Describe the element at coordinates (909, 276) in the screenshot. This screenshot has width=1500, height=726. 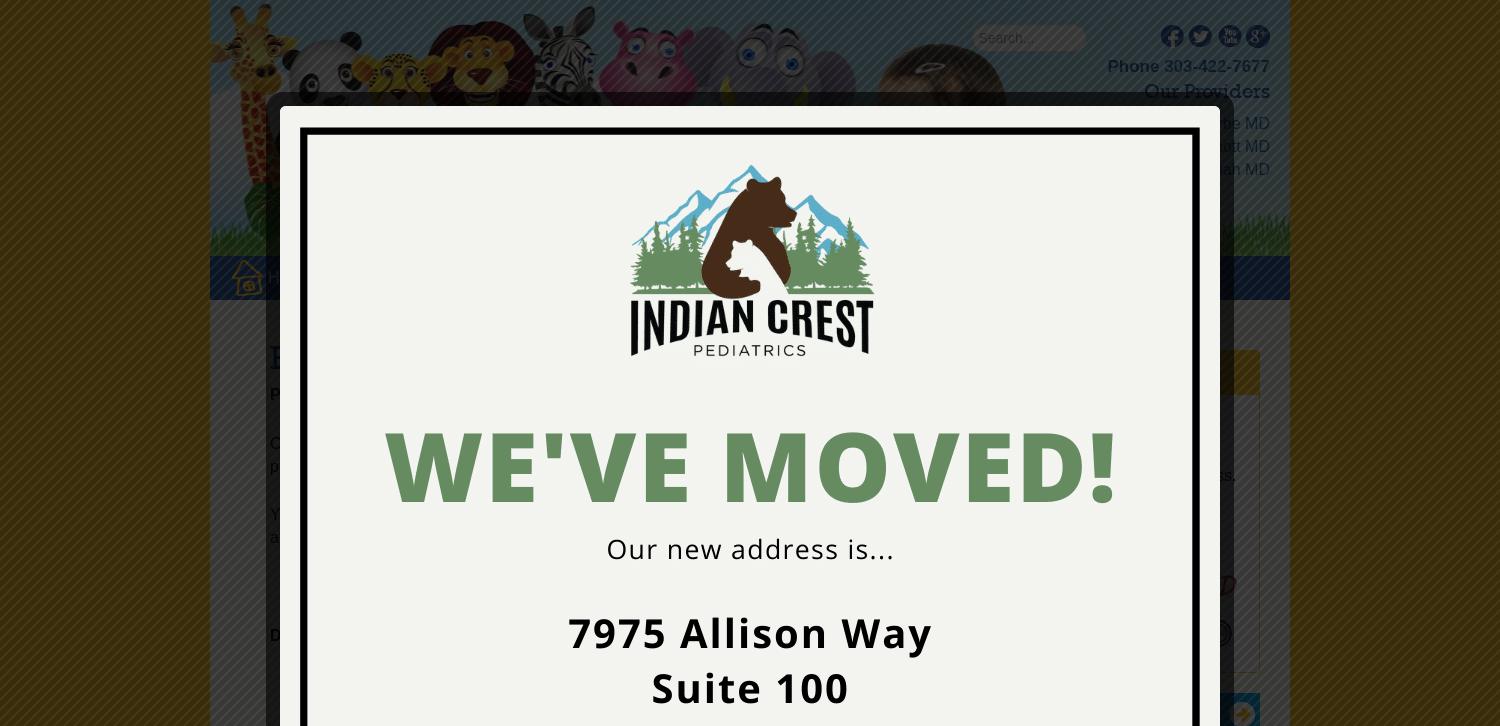
I see `'CONTACT US'` at that location.